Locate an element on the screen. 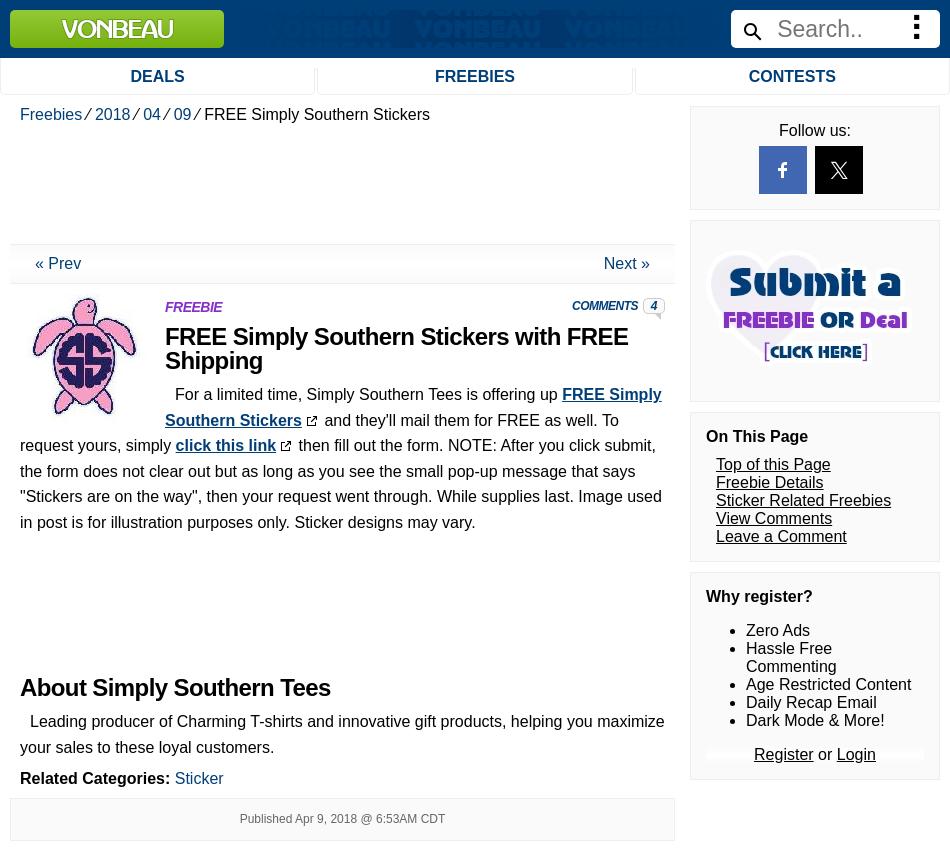  'Leading producer of Charming T-shirts and innovative gift products, helping you maximize your sales to these loyal customers.' is located at coordinates (341, 234).